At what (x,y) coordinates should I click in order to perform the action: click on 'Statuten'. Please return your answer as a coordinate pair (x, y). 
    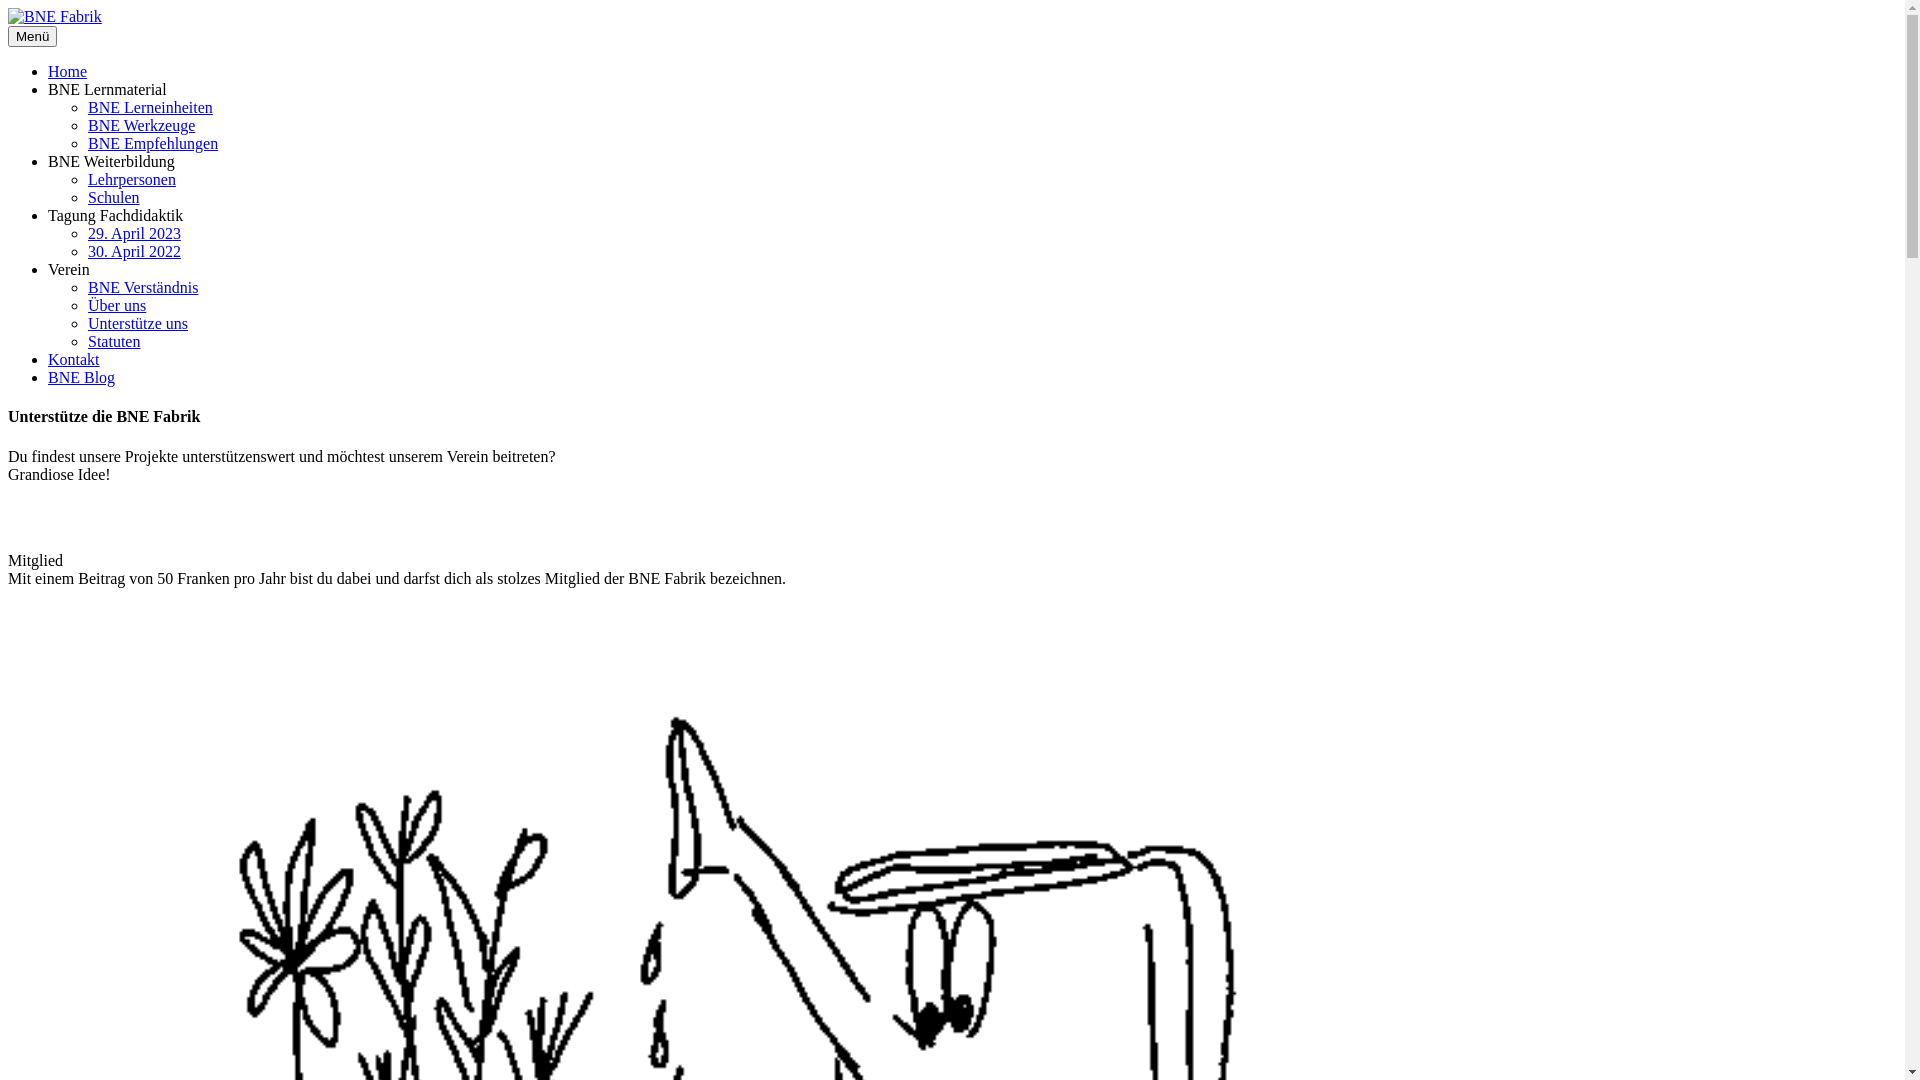
    Looking at the image, I should click on (113, 340).